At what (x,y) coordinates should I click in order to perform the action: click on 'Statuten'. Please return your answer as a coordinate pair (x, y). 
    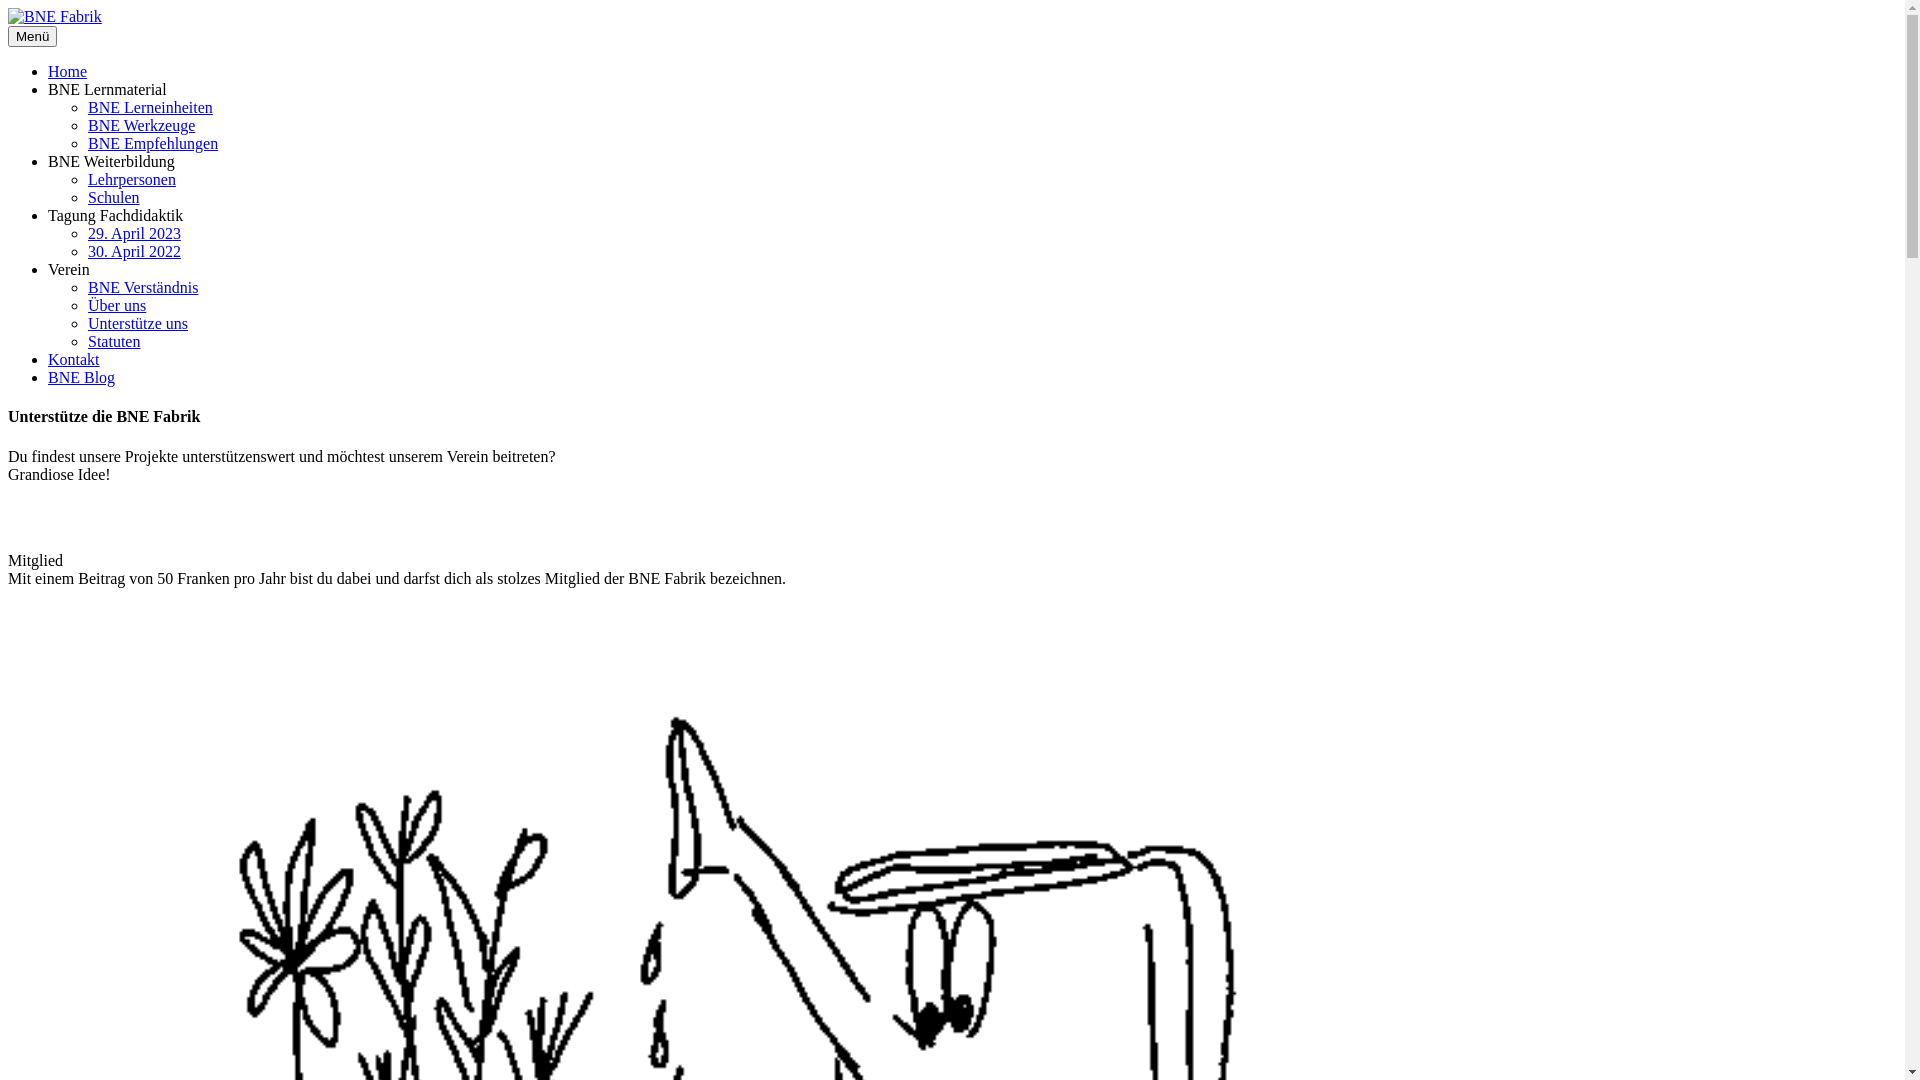
    Looking at the image, I should click on (113, 340).